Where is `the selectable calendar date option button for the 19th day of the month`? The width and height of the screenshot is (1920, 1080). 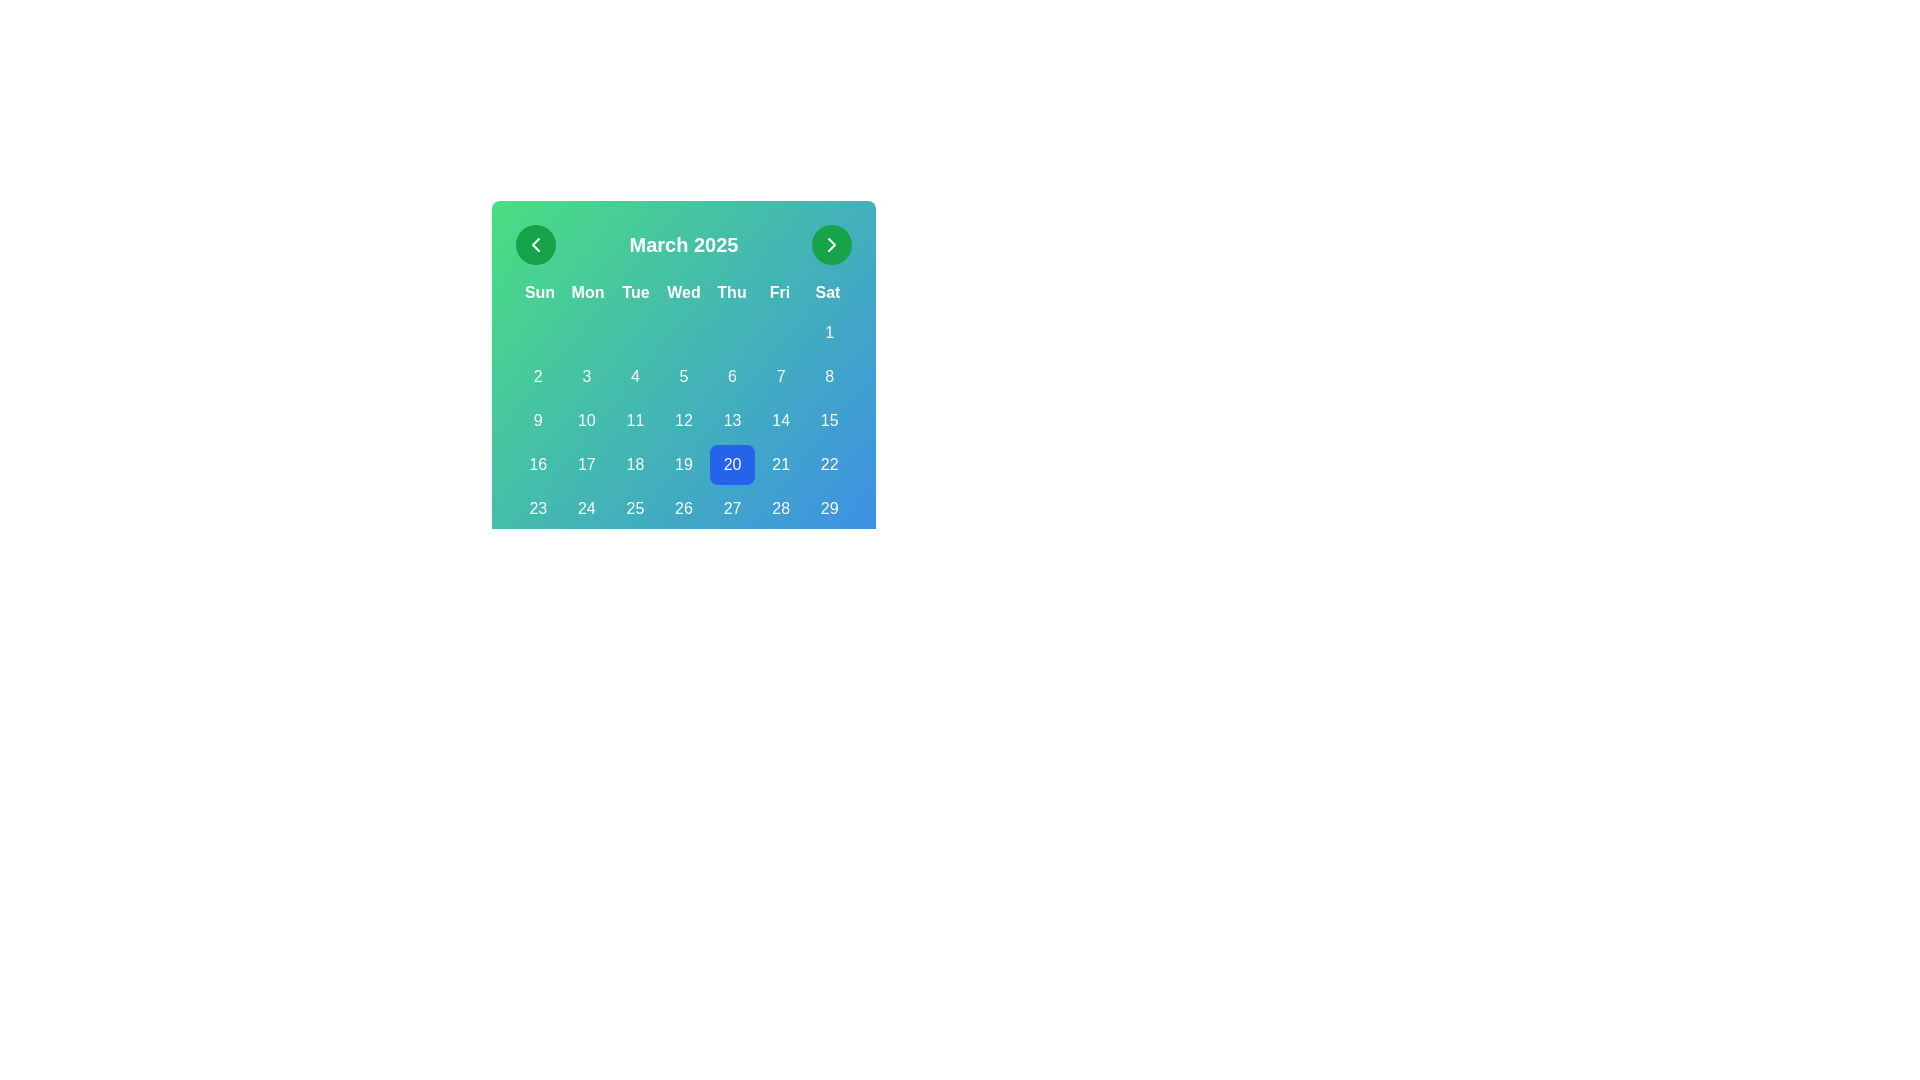 the selectable calendar date option button for the 19th day of the month is located at coordinates (683, 465).